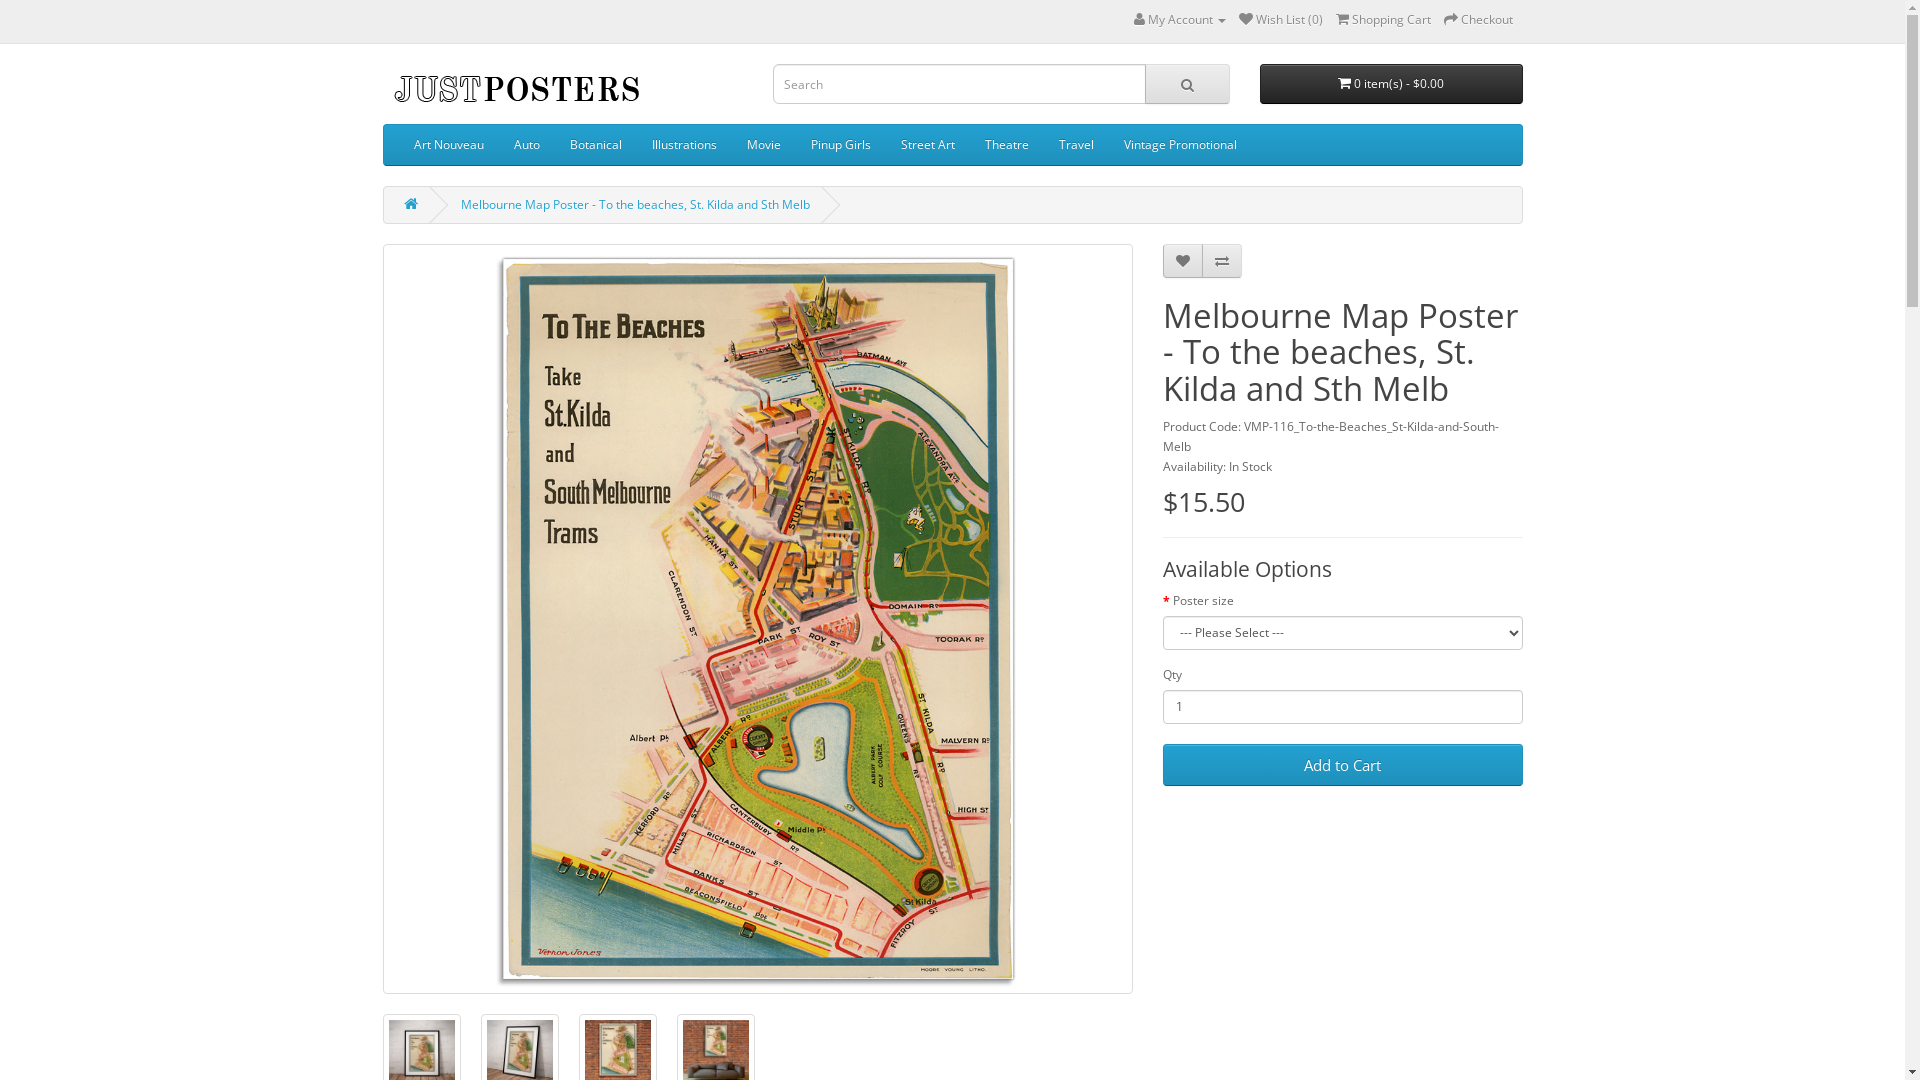  Describe the element at coordinates (840, 144) in the screenshot. I see `'Pinup Girls'` at that location.